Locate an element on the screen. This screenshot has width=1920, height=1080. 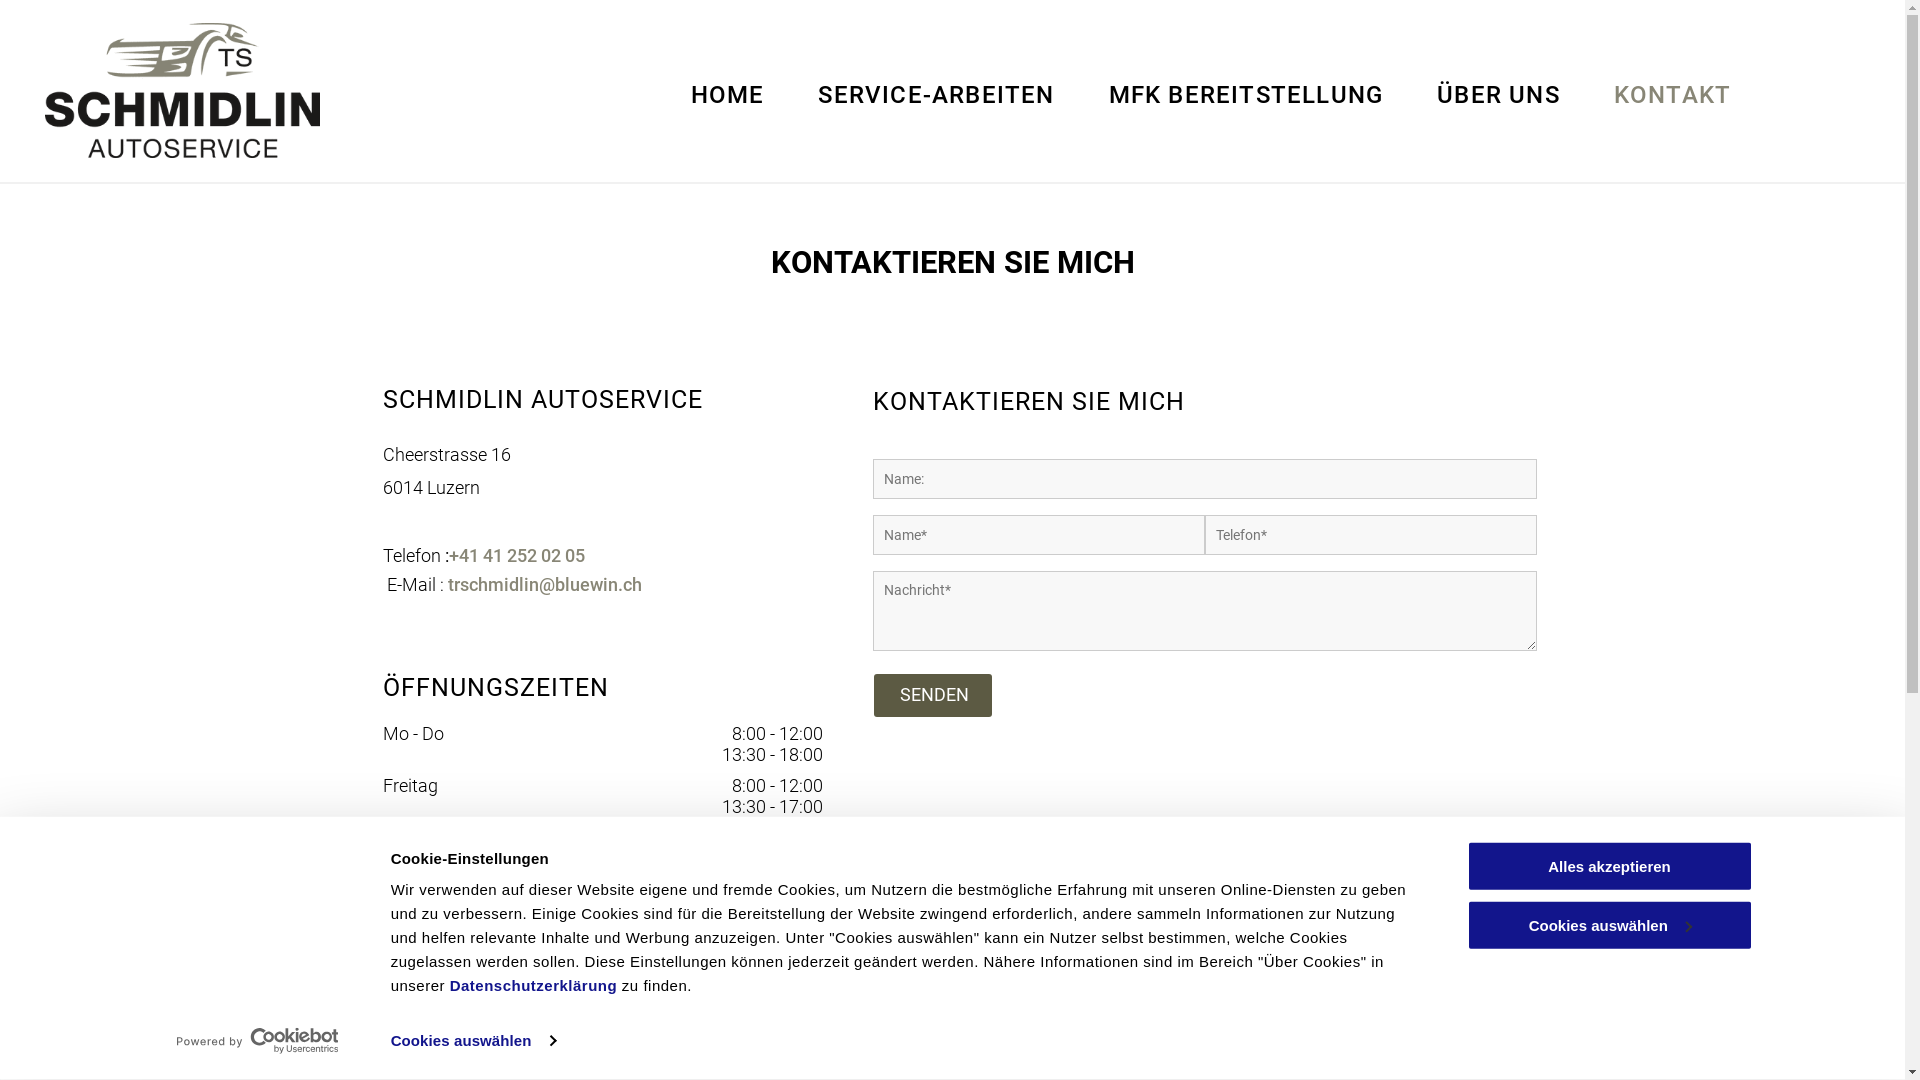
'KONTAKT' is located at coordinates (1672, 95).